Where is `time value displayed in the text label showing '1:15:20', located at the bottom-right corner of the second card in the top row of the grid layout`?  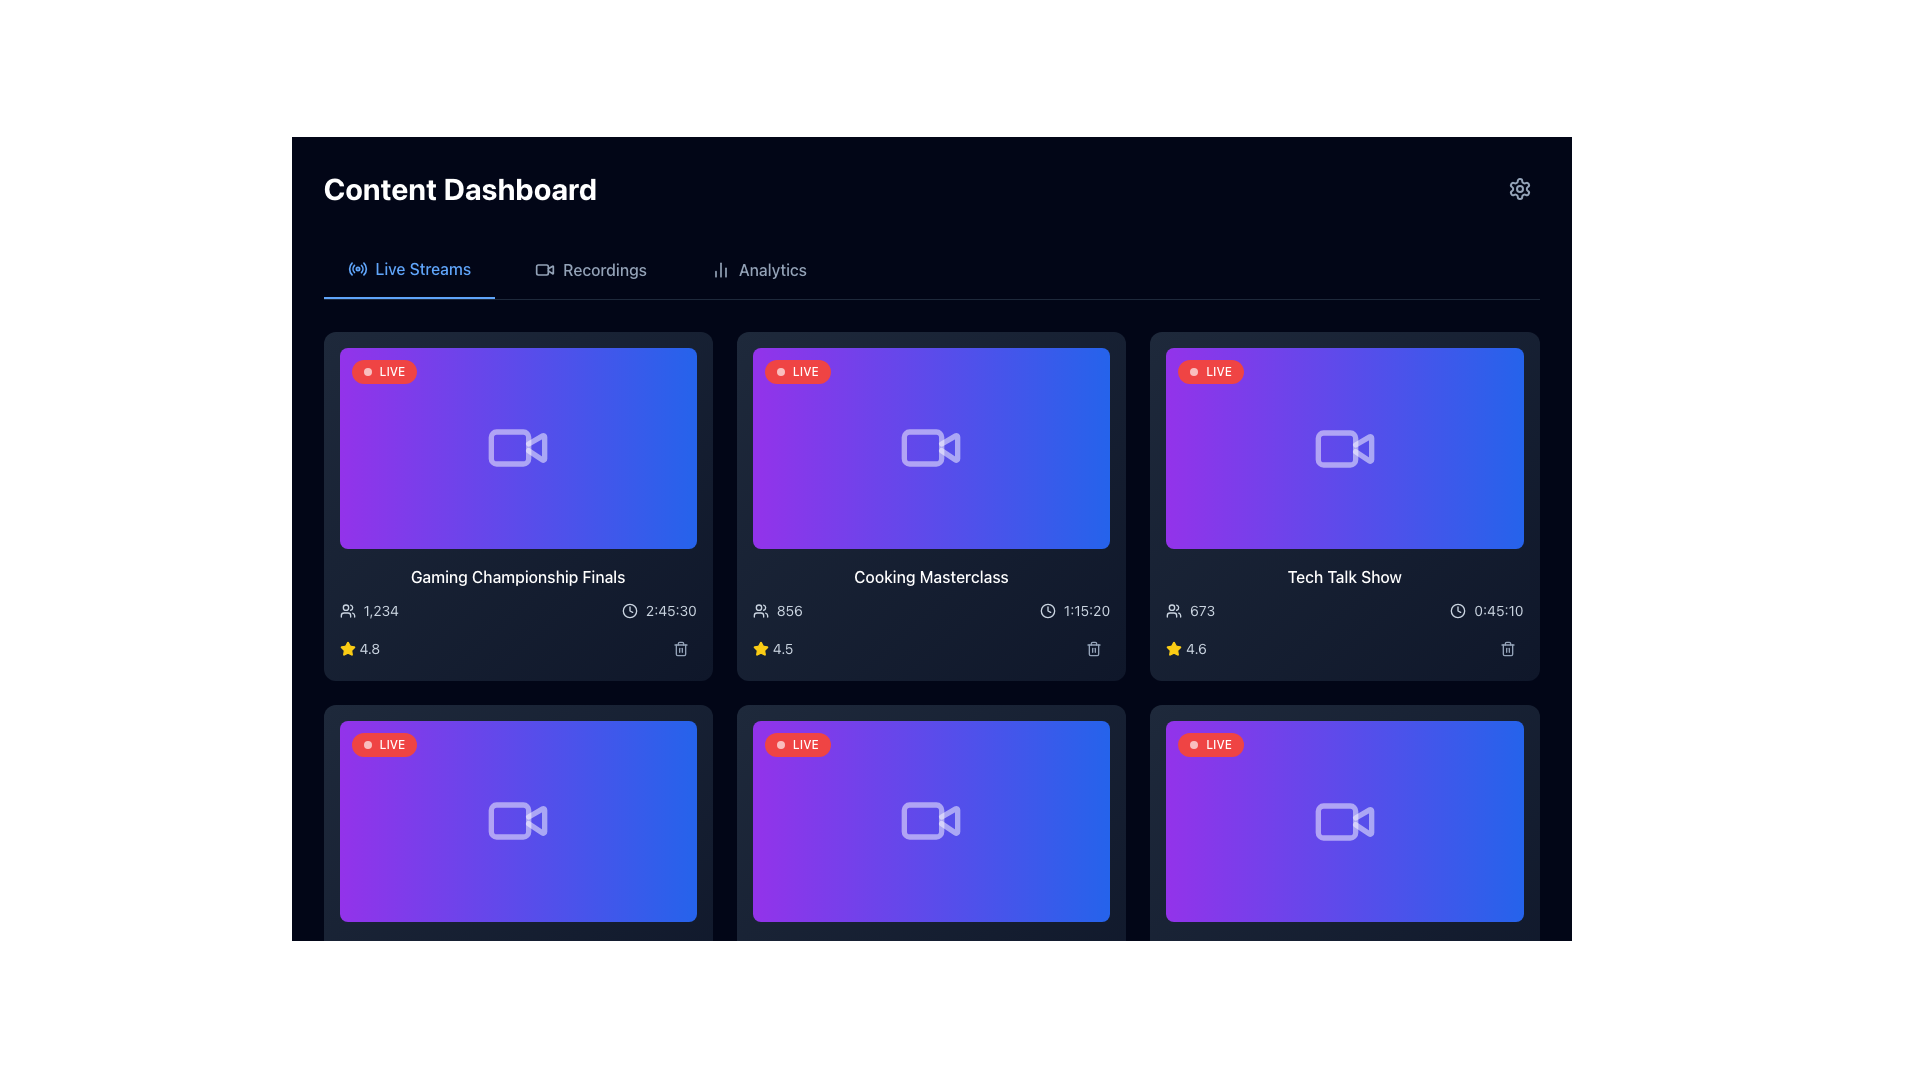 time value displayed in the text label showing '1:15:20', located at the bottom-right corner of the second card in the top row of the grid layout is located at coordinates (1086, 609).